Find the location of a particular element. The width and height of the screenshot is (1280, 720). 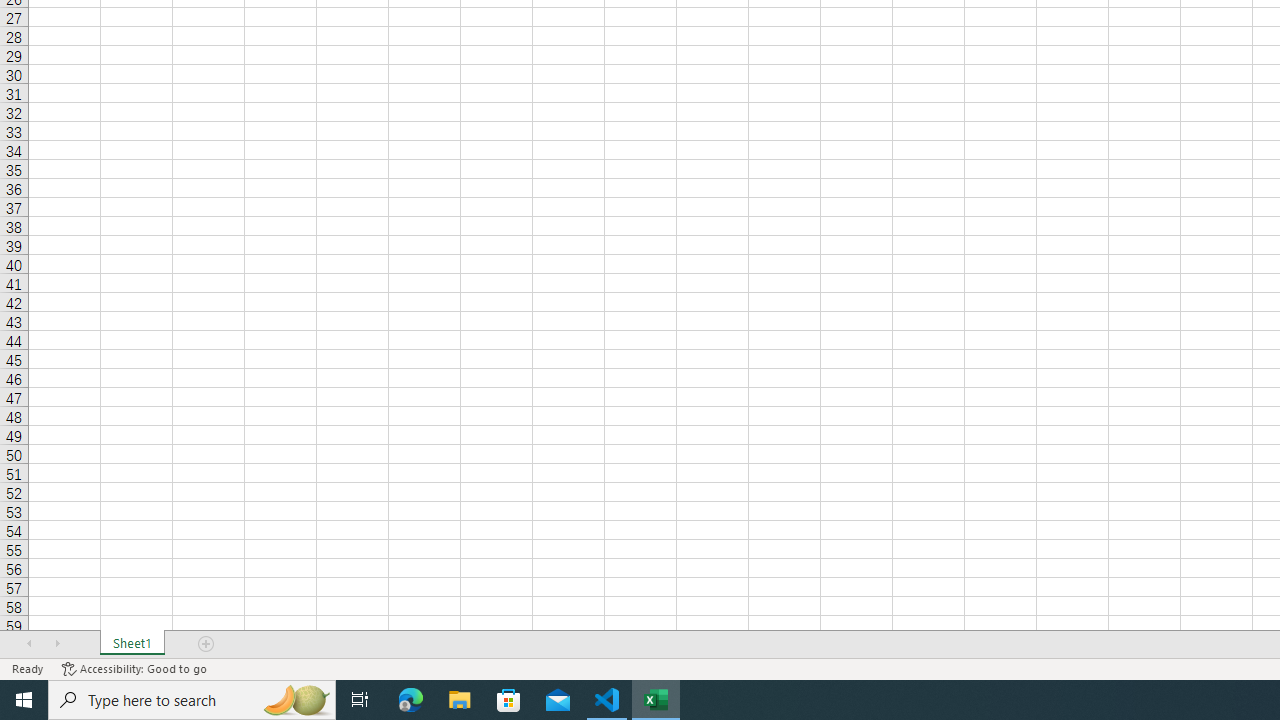

'Visual Studio Code - 1 running window' is located at coordinates (606, 698).